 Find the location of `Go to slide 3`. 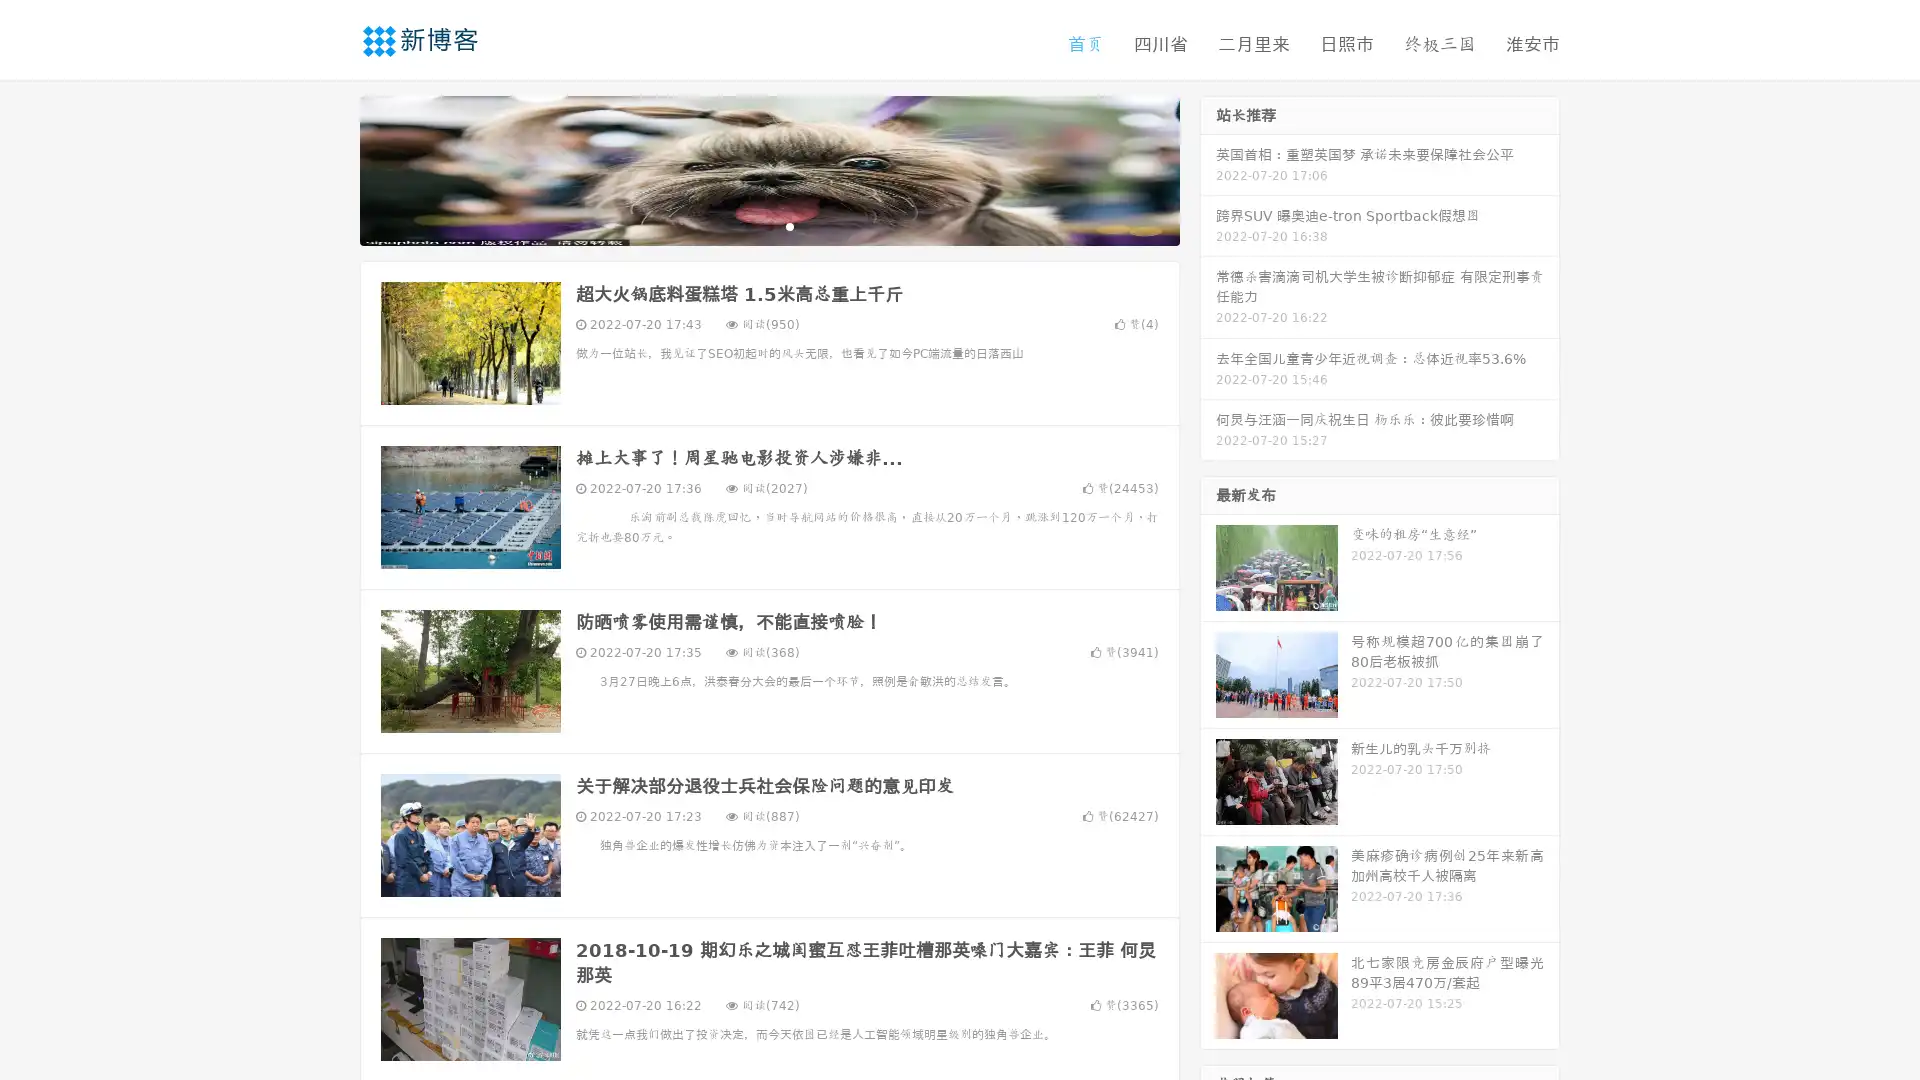

Go to slide 3 is located at coordinates (789, 225).